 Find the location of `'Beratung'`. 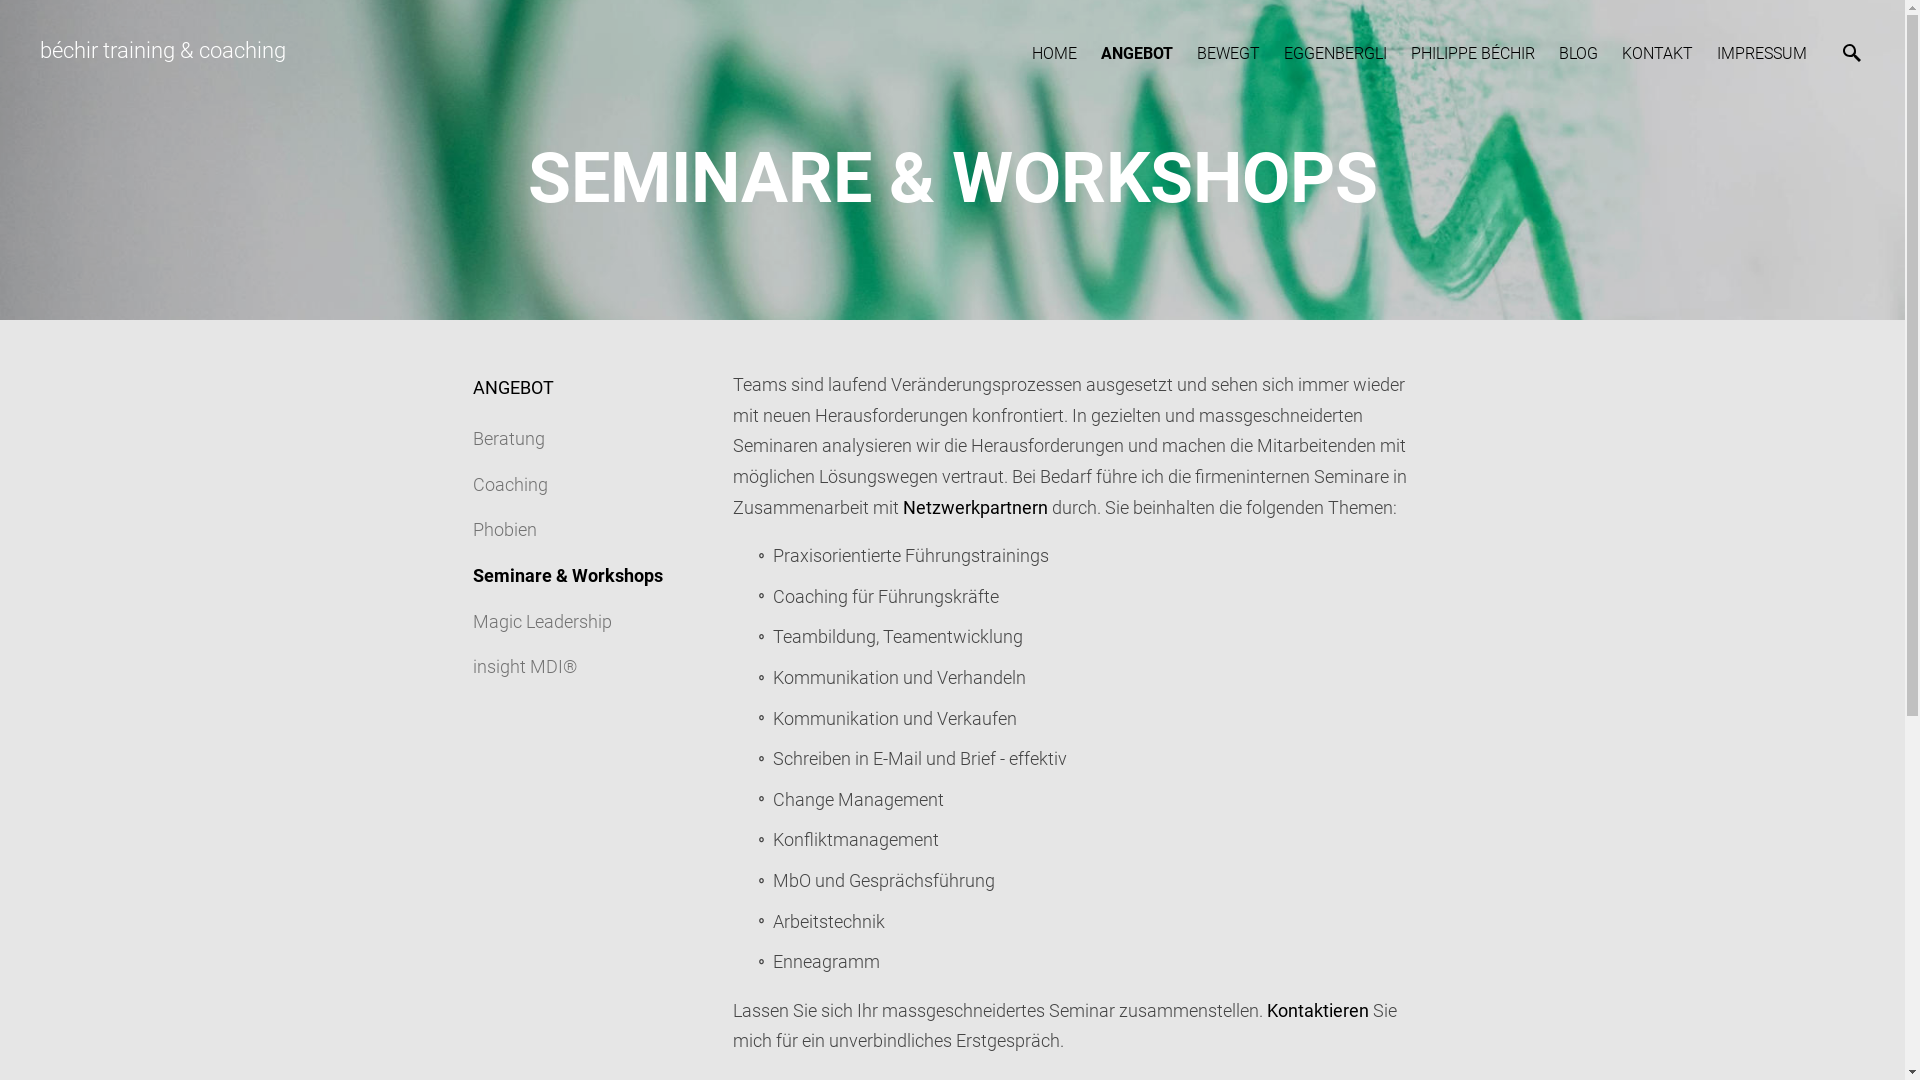

'Beratung' is located at coordinates (508, 437).